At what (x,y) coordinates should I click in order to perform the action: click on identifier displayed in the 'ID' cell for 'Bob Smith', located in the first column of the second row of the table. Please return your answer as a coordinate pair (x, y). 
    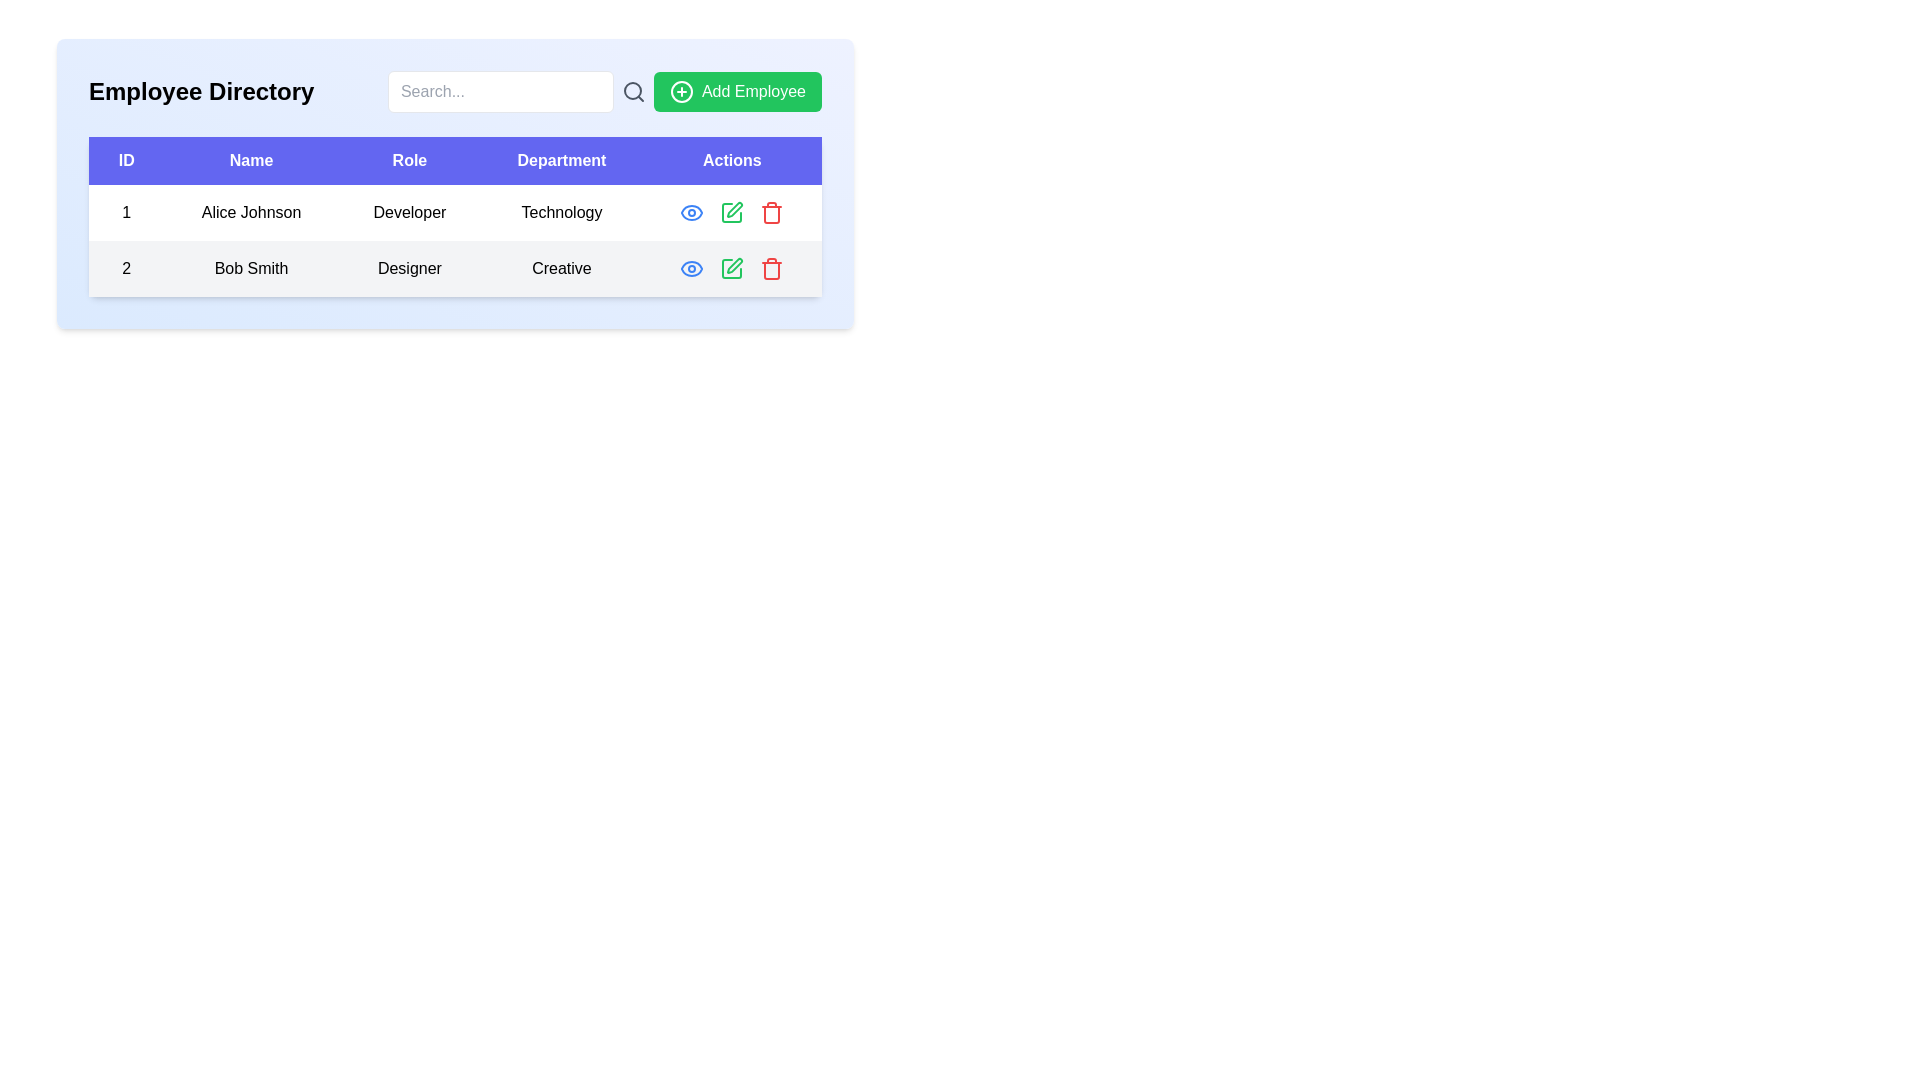
    Looking at the image, I should click on (125, 268).